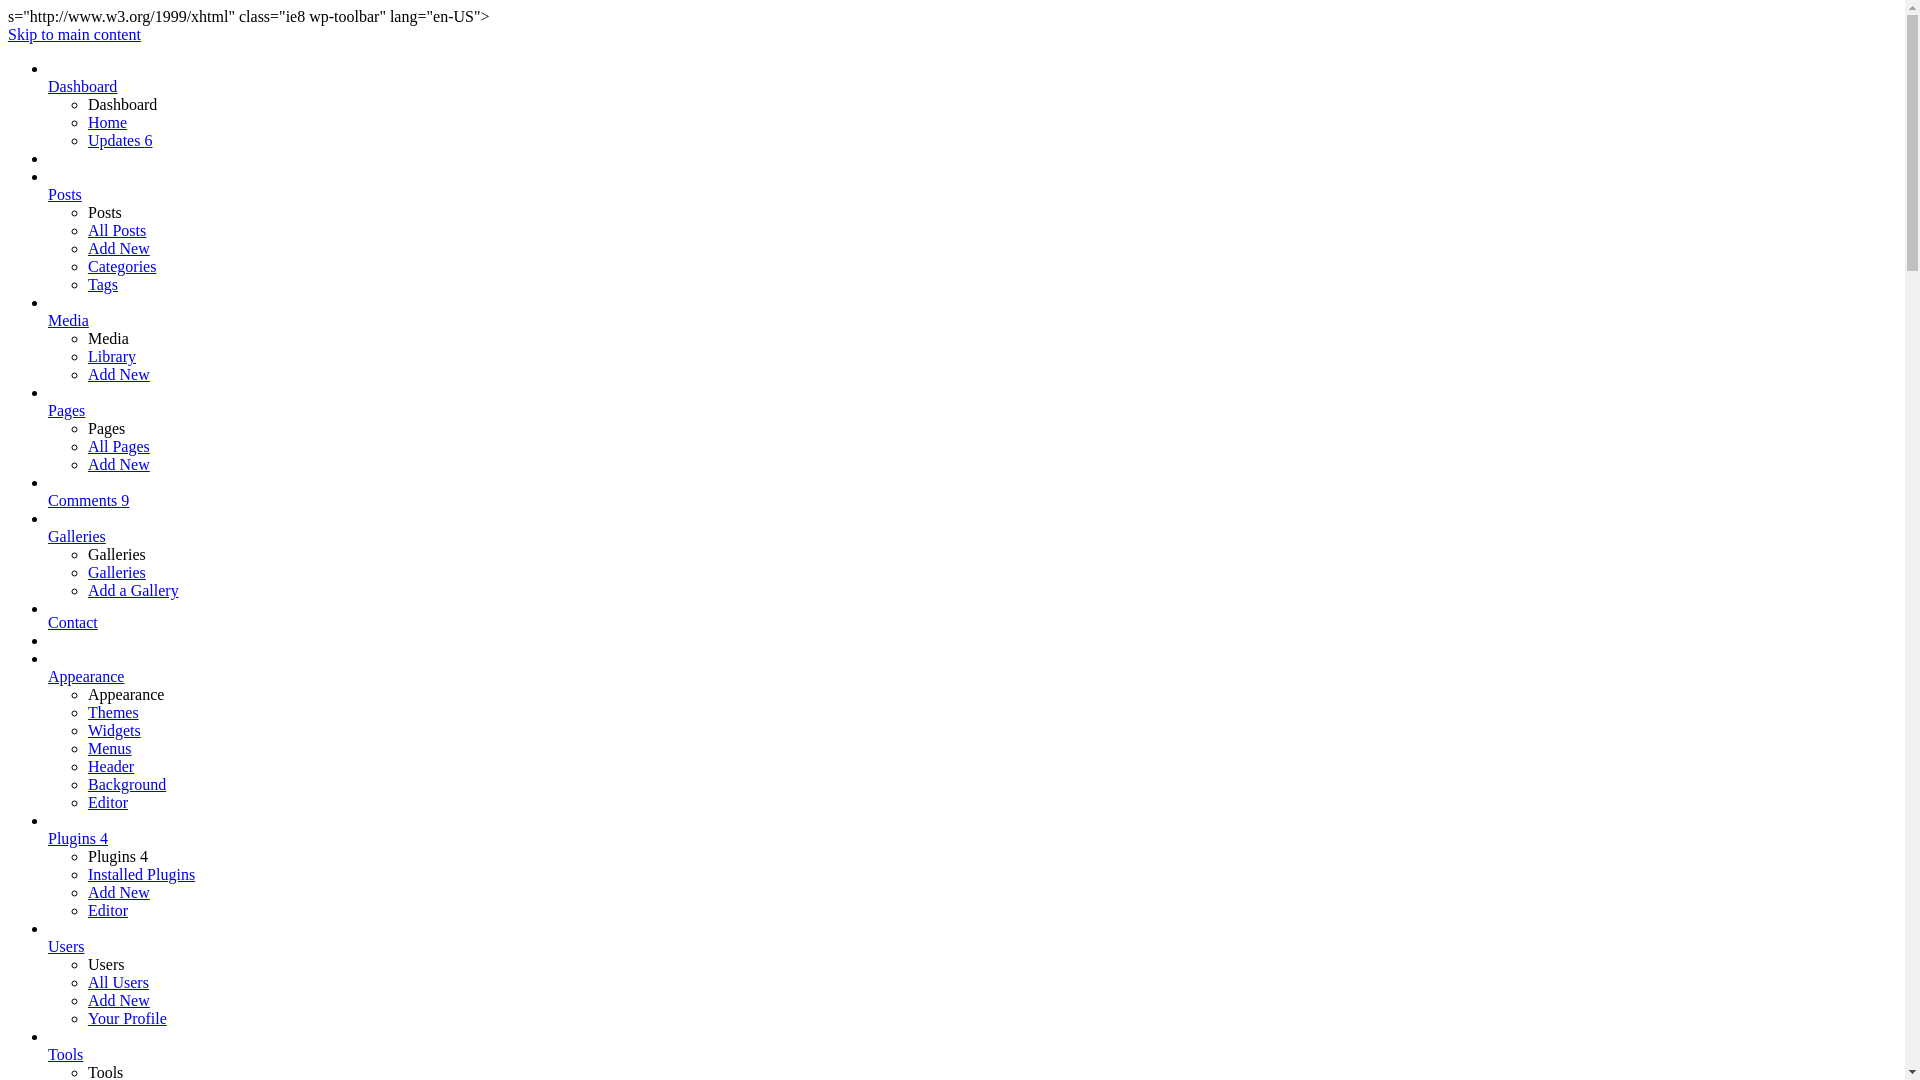 The image size is (1920, 1080). What do you see at coordinates (119, 139) in the screenshot?
I see `'Updates 6'` at bounding box center [119, 139].